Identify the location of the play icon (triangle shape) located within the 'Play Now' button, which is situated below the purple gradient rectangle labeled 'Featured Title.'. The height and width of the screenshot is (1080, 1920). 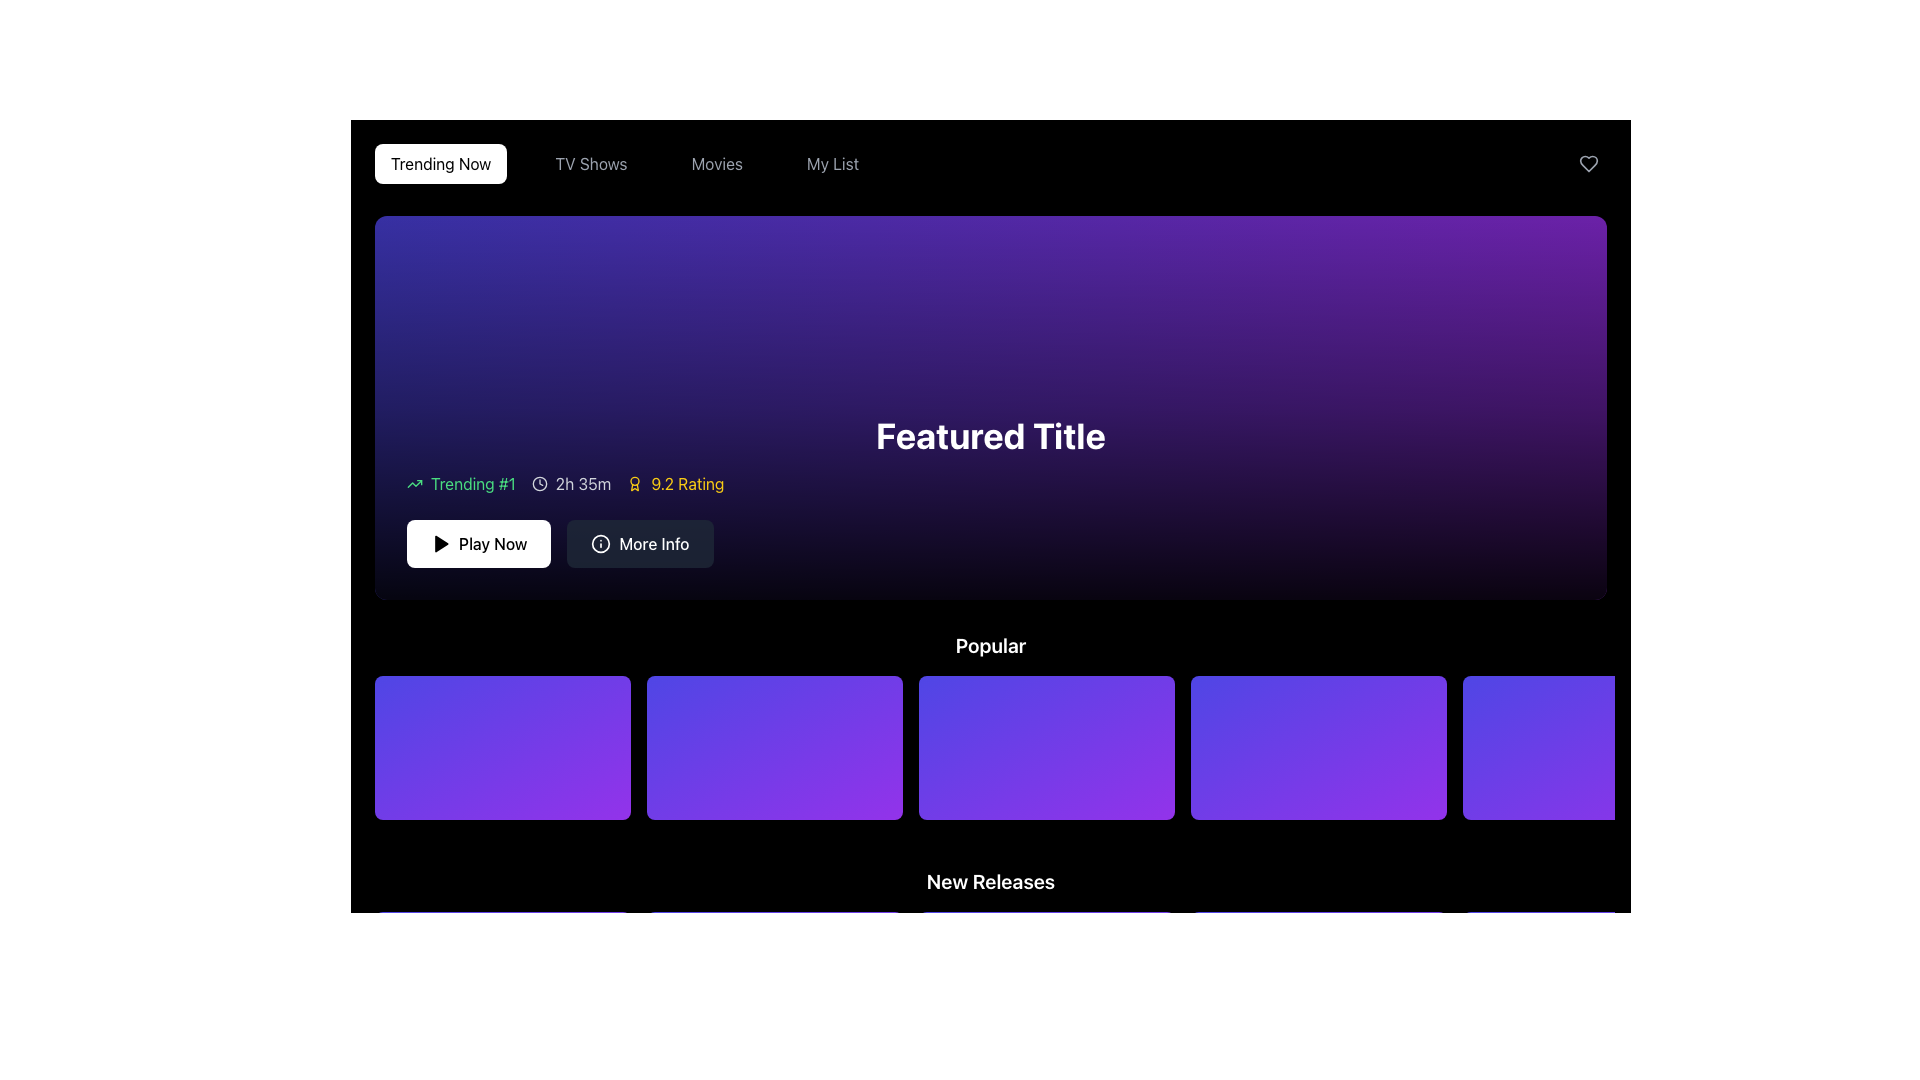
(440, 543).